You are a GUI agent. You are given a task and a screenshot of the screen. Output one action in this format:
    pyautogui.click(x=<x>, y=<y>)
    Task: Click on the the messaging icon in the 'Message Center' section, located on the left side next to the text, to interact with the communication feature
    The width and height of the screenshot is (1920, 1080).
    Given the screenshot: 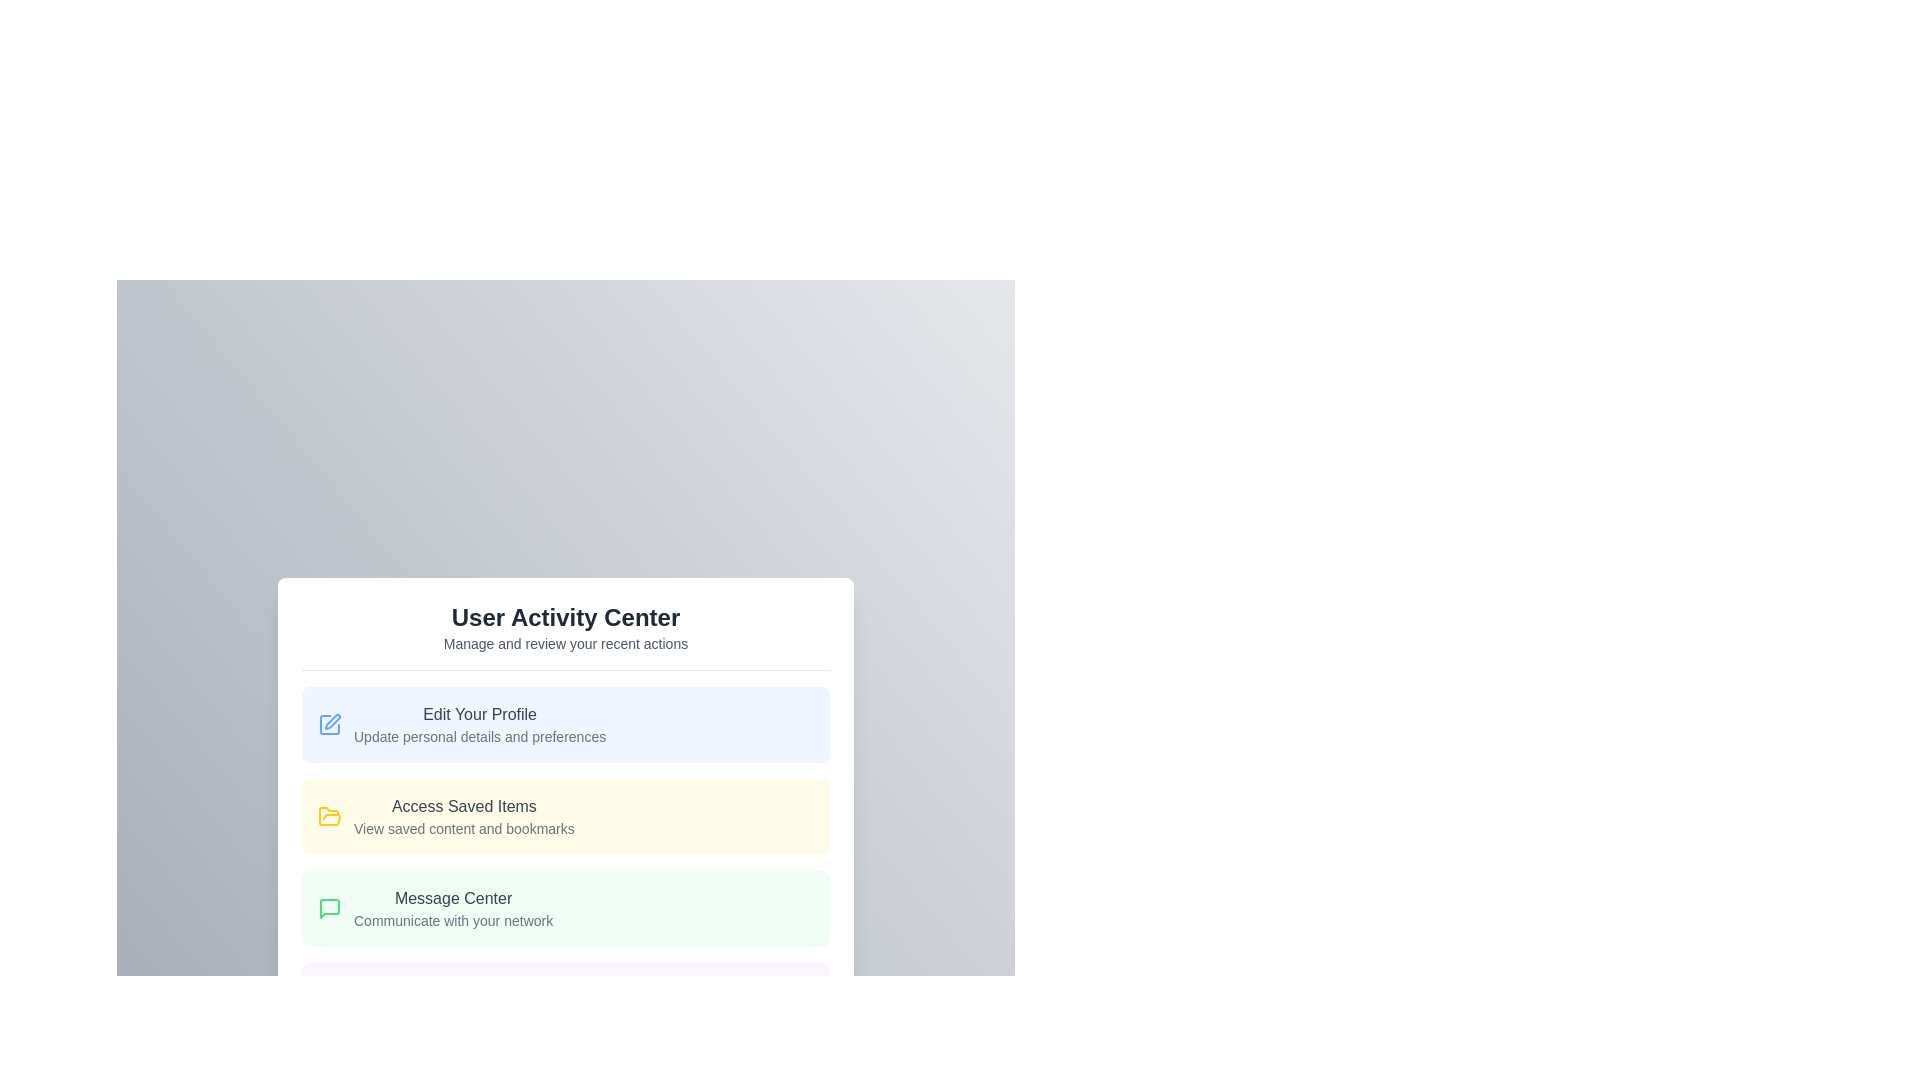 What is the action you would take?
    pyautogui.click(x=330, y=907)
    